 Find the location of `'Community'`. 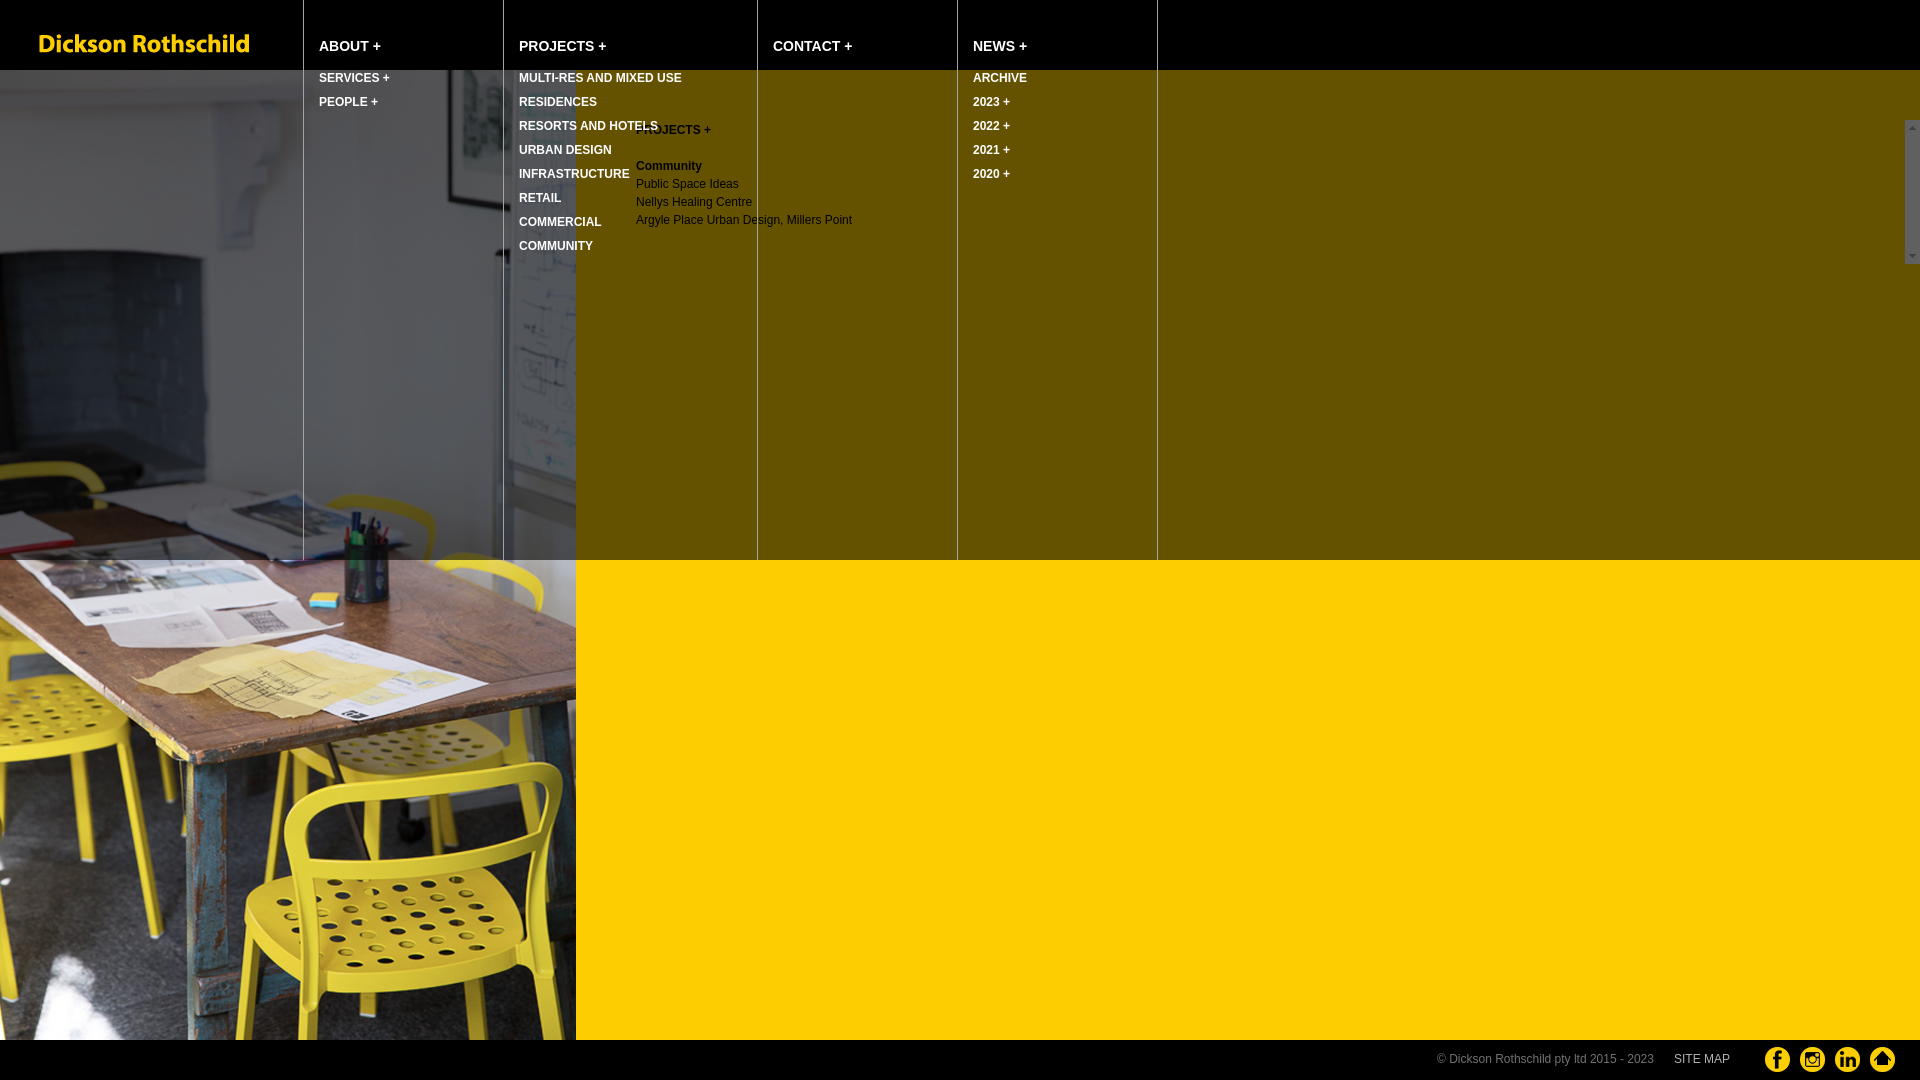

'Community' is located at coordinates (668, 164).